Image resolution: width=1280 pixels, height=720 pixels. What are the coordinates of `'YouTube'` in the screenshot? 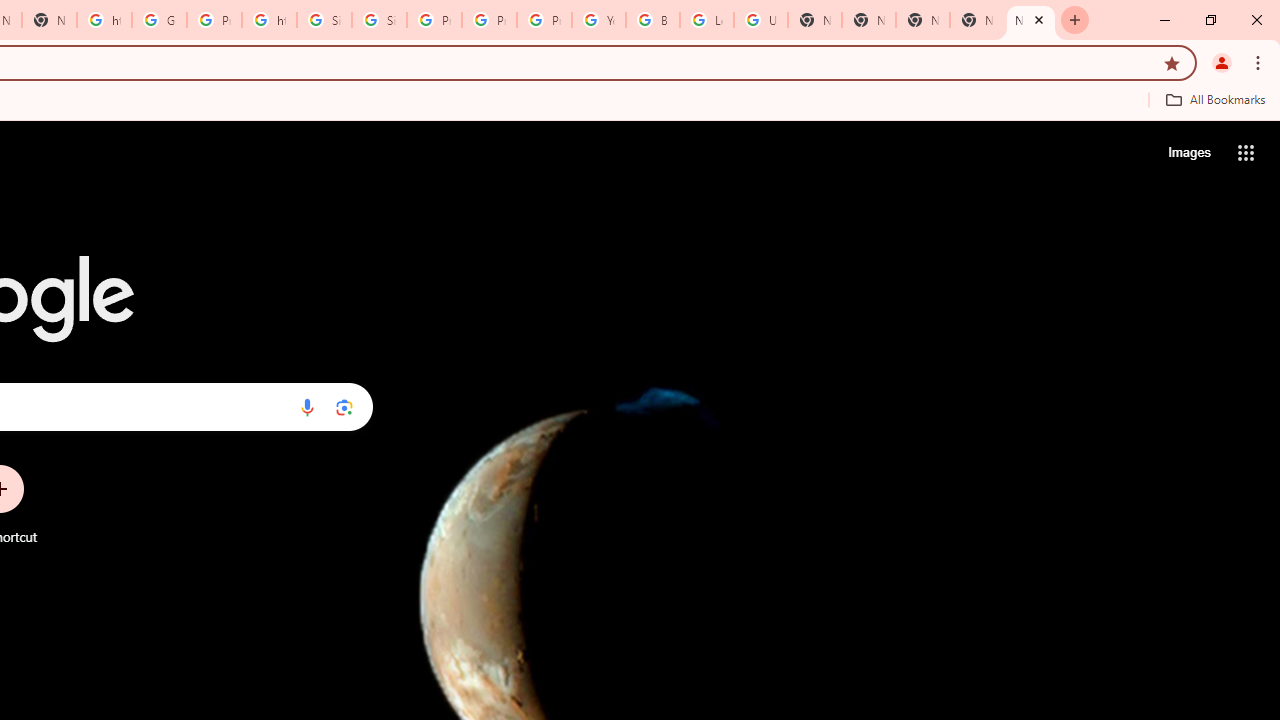 It's located at (598, 20).